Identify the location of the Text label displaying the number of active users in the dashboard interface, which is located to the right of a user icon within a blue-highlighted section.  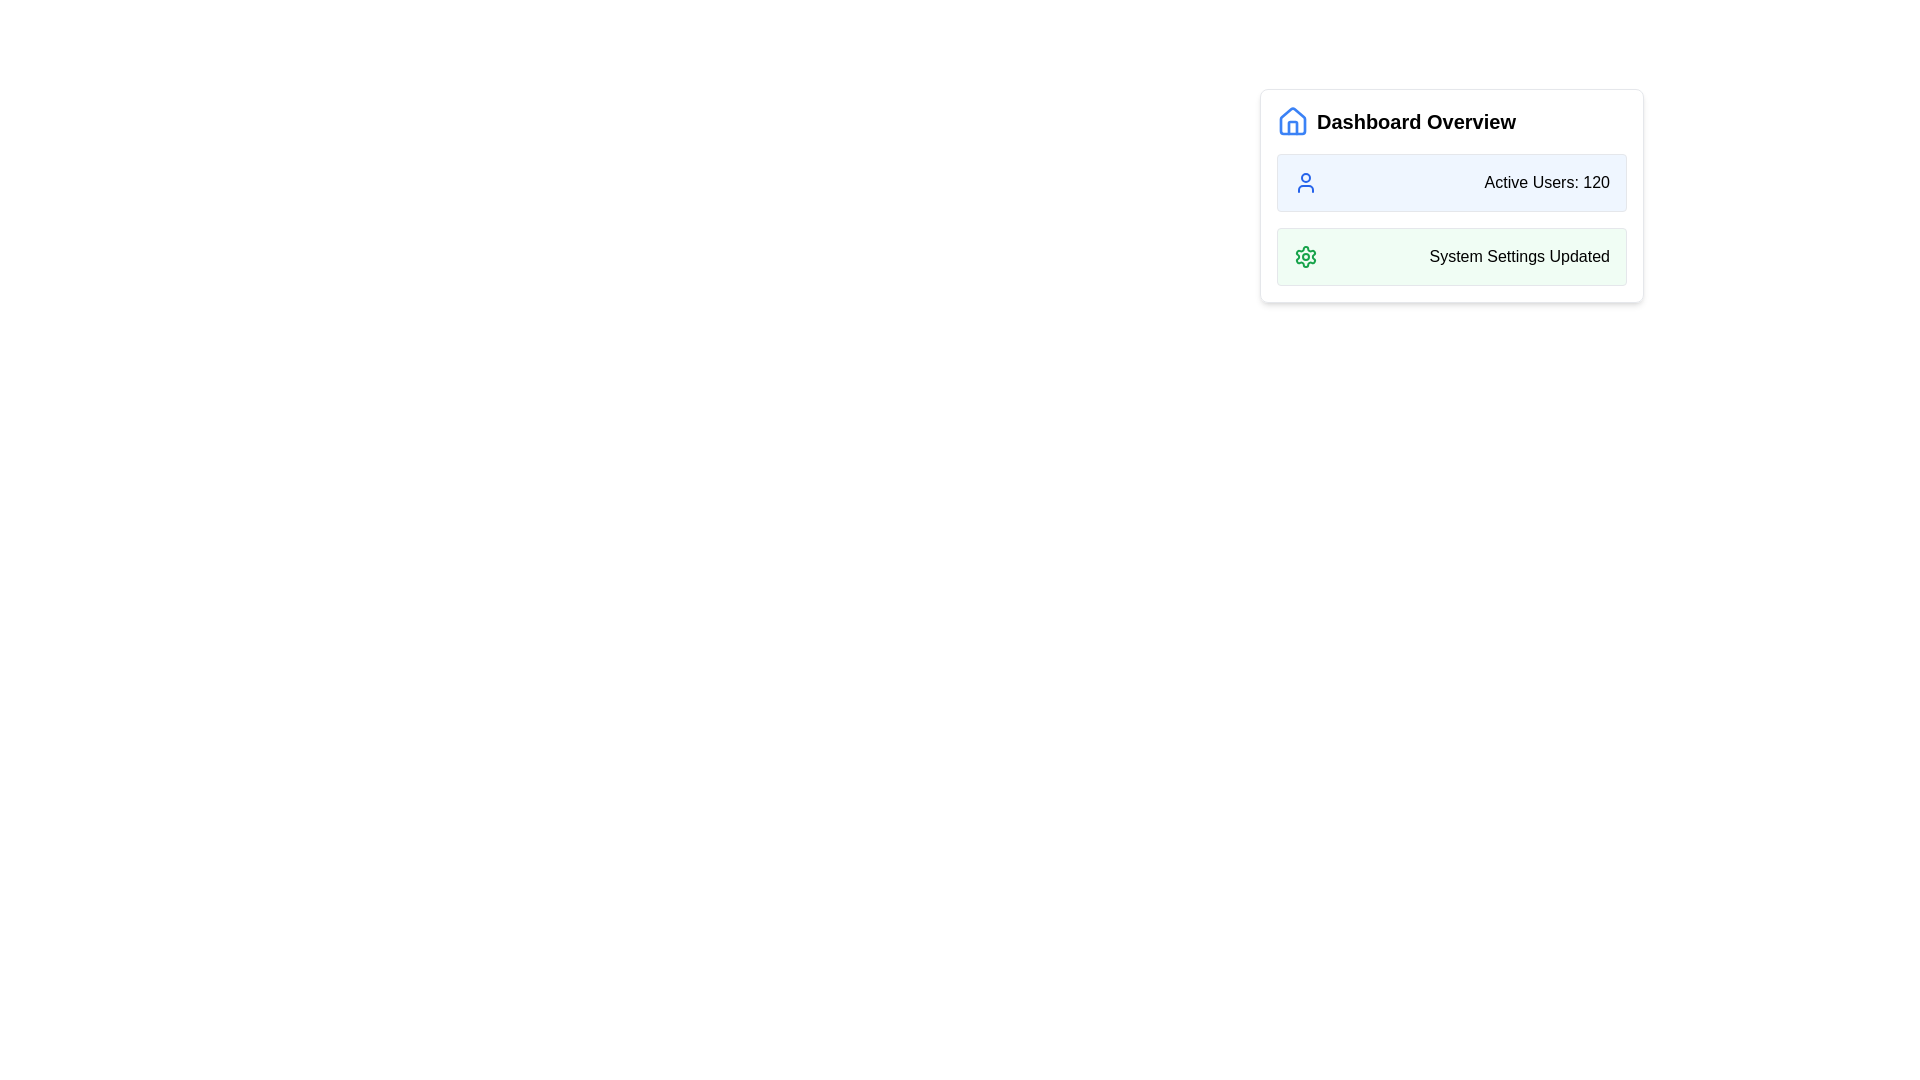
(1546, 182).